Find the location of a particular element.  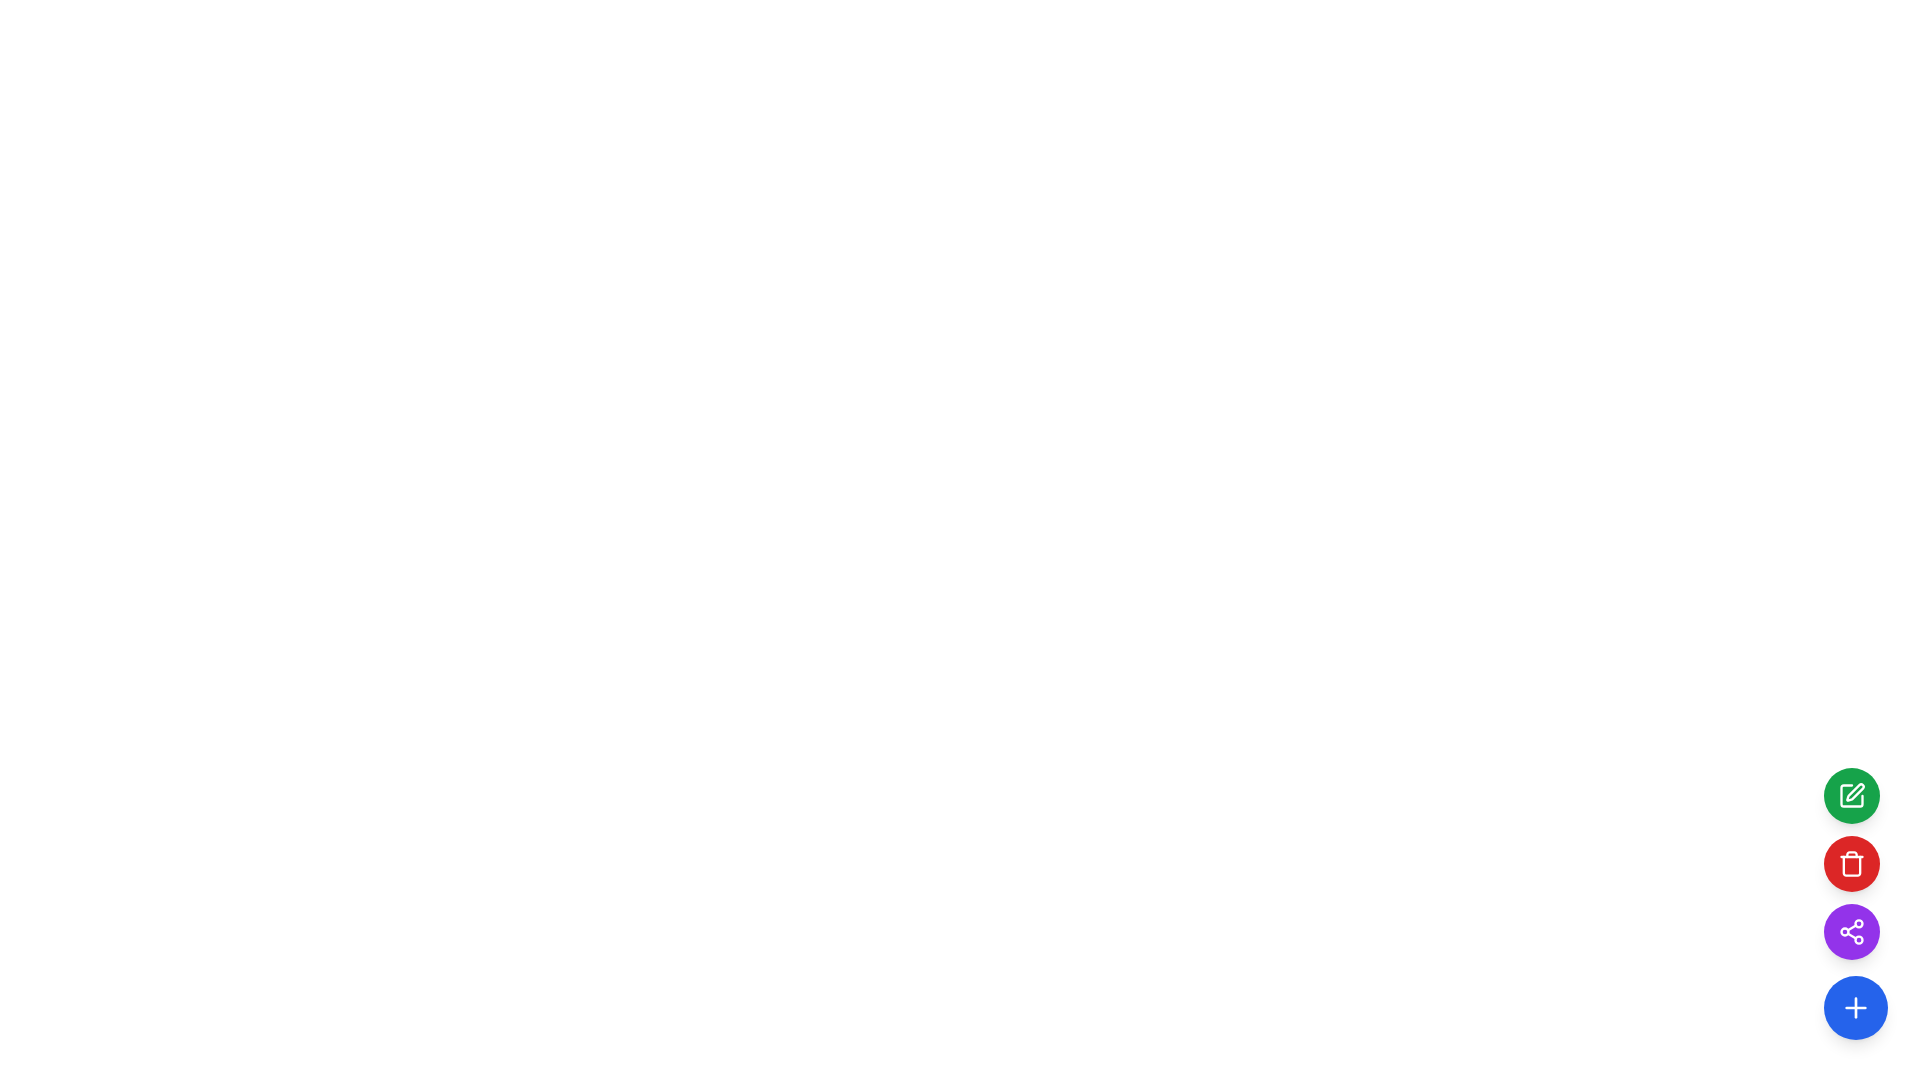

the purple circular button with a share-like icon located near the right edge of the interface is located at coordinates (1851, 932).